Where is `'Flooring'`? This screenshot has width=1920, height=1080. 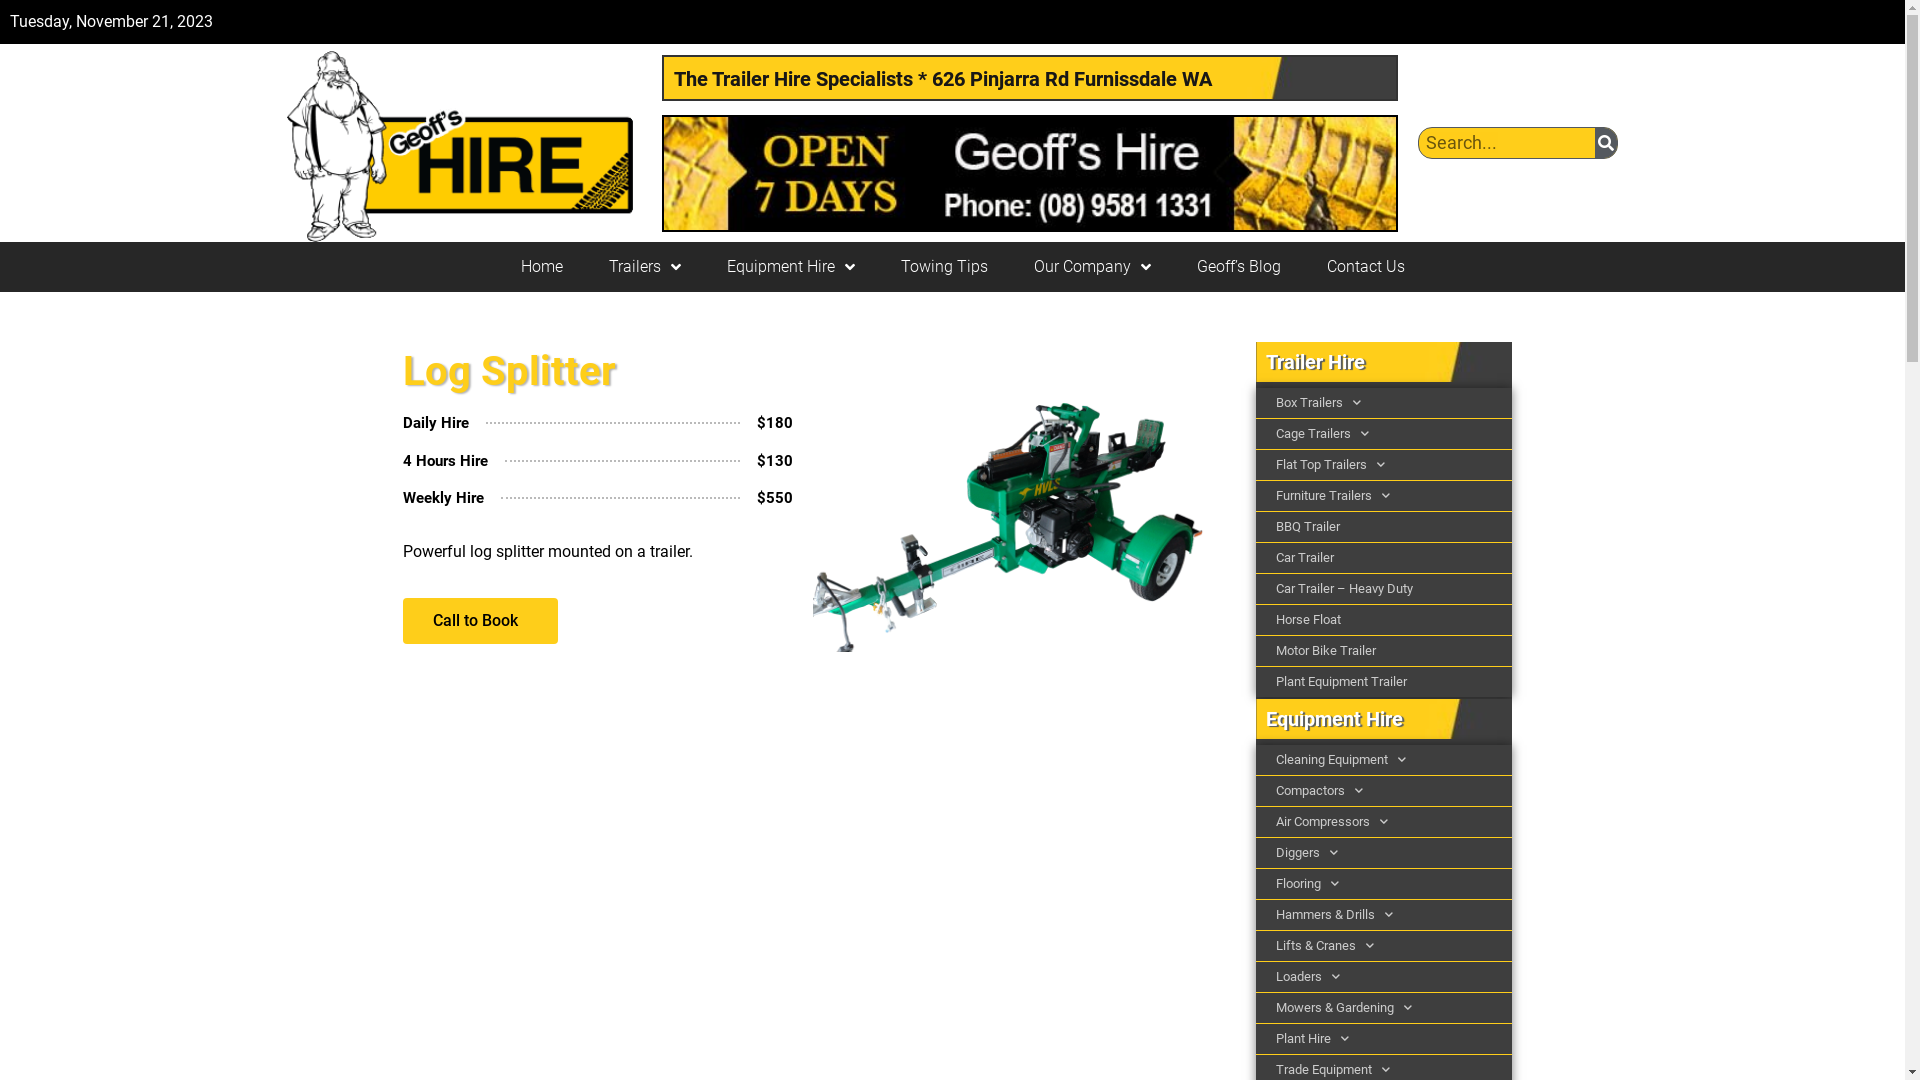
'Flooring' is located at coordinates (1382, 882).